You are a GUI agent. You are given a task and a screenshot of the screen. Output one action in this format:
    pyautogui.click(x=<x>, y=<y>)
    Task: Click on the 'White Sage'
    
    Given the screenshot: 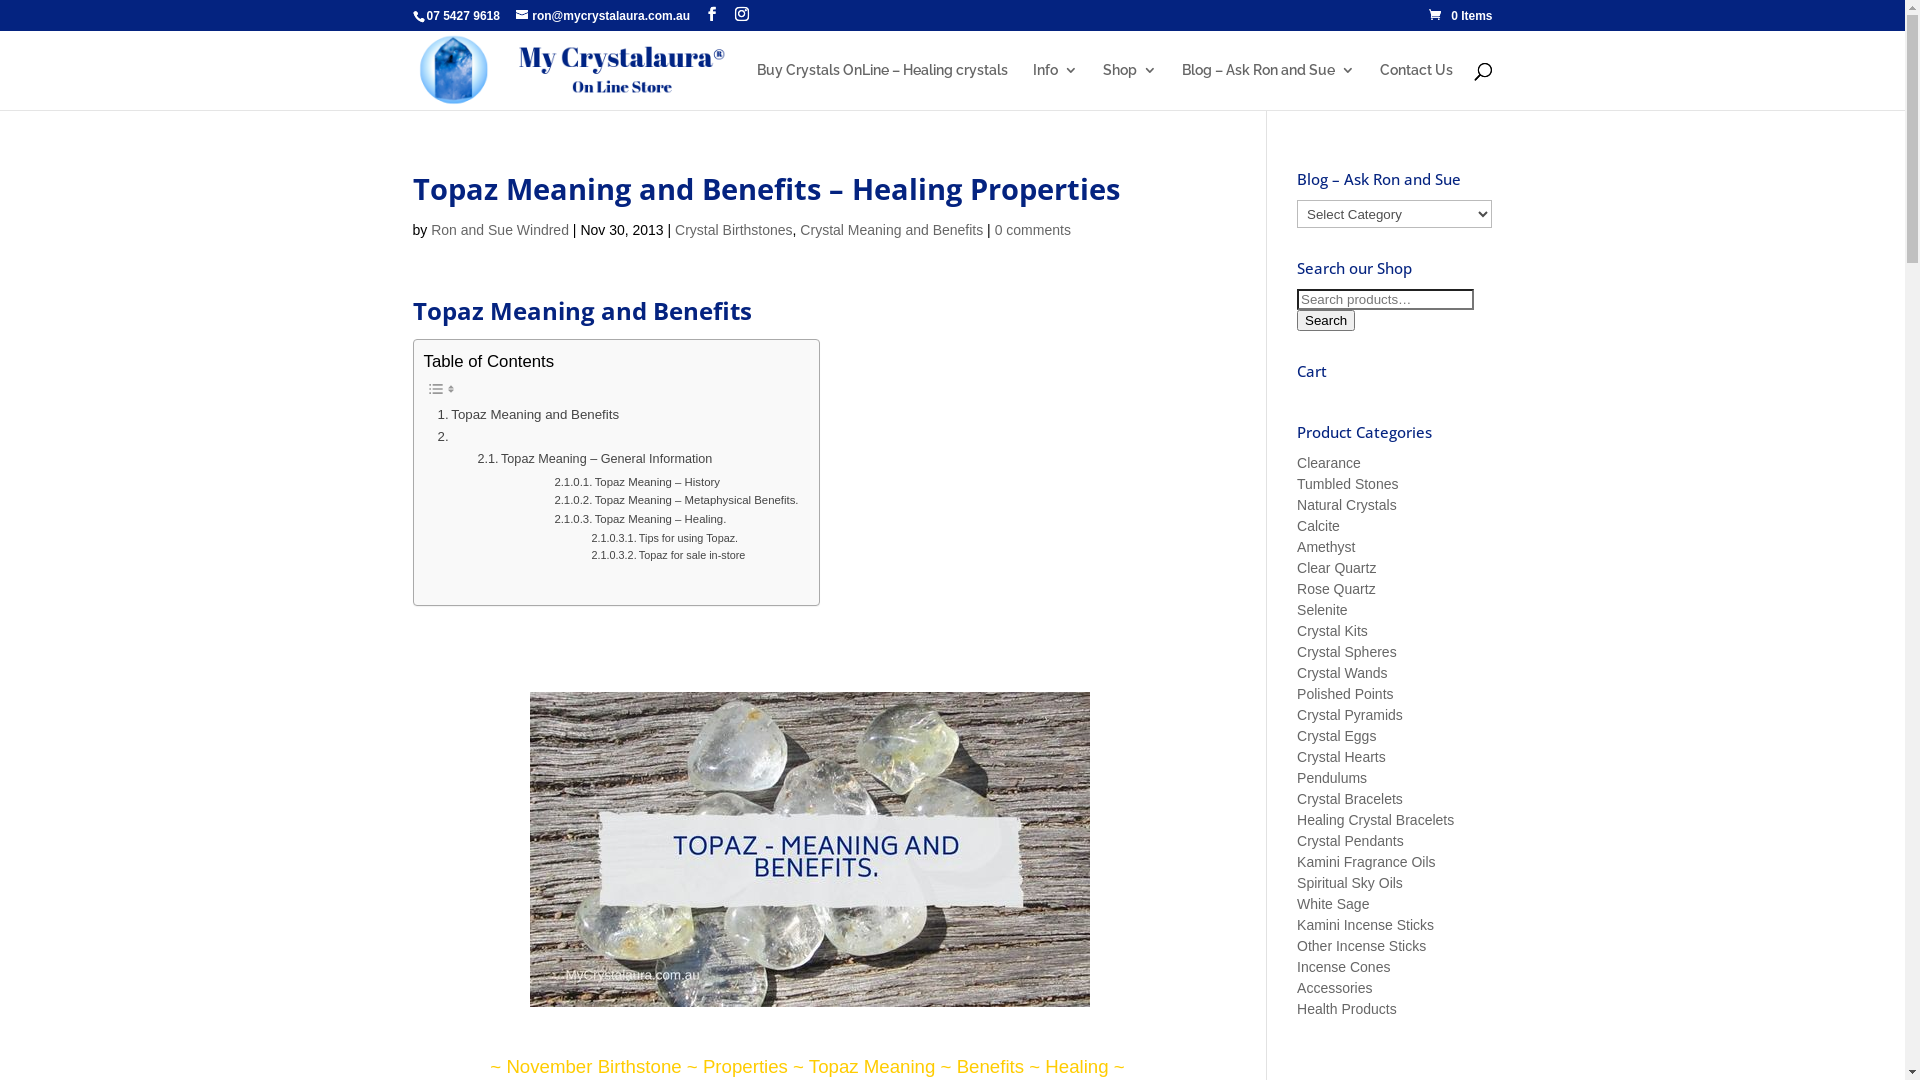 What is the action you would take?
    pyautogui.click(x=1333, y=903)
    